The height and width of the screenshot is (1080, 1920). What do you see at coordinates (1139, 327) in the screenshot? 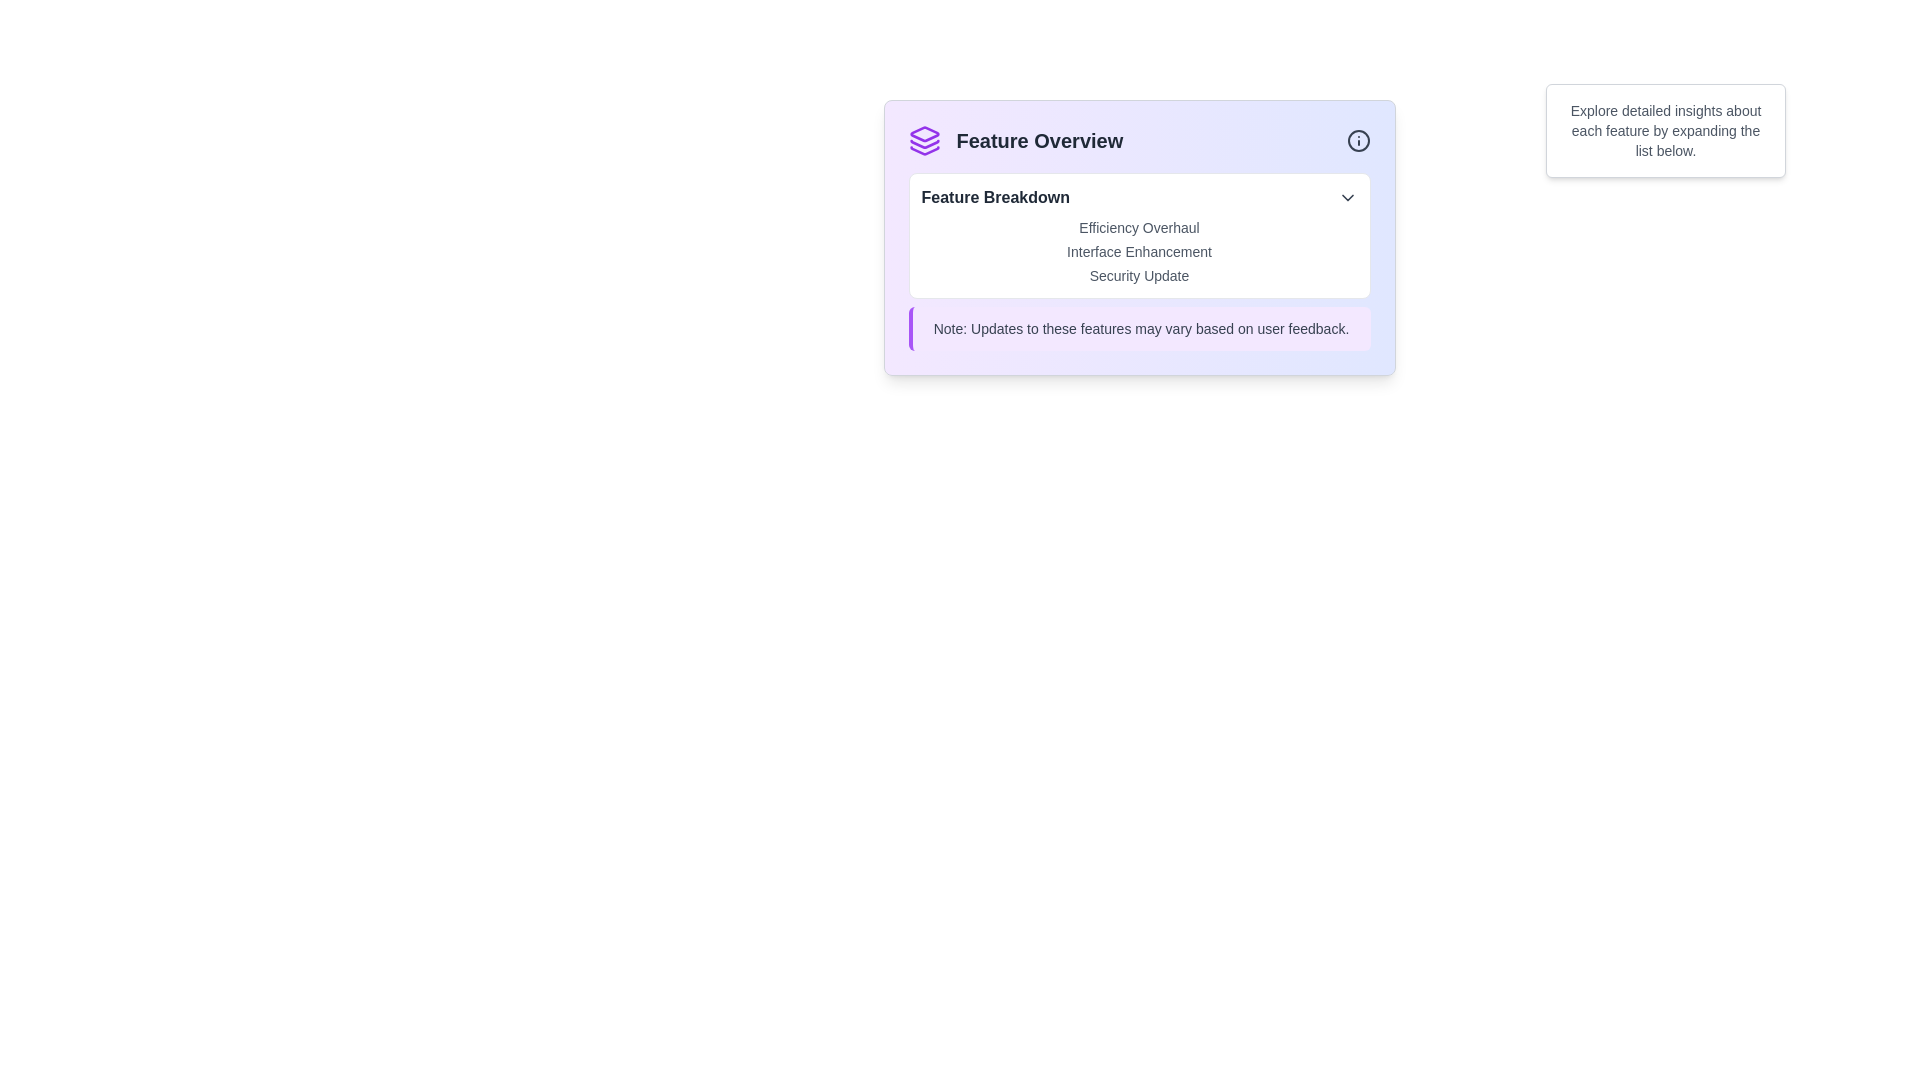
I see `the Informational note box with a light purple background and bold purple left border, containing the text 'Note: Updates to these features may vary based on user feedback.'` at bounding box center [1139, 327].